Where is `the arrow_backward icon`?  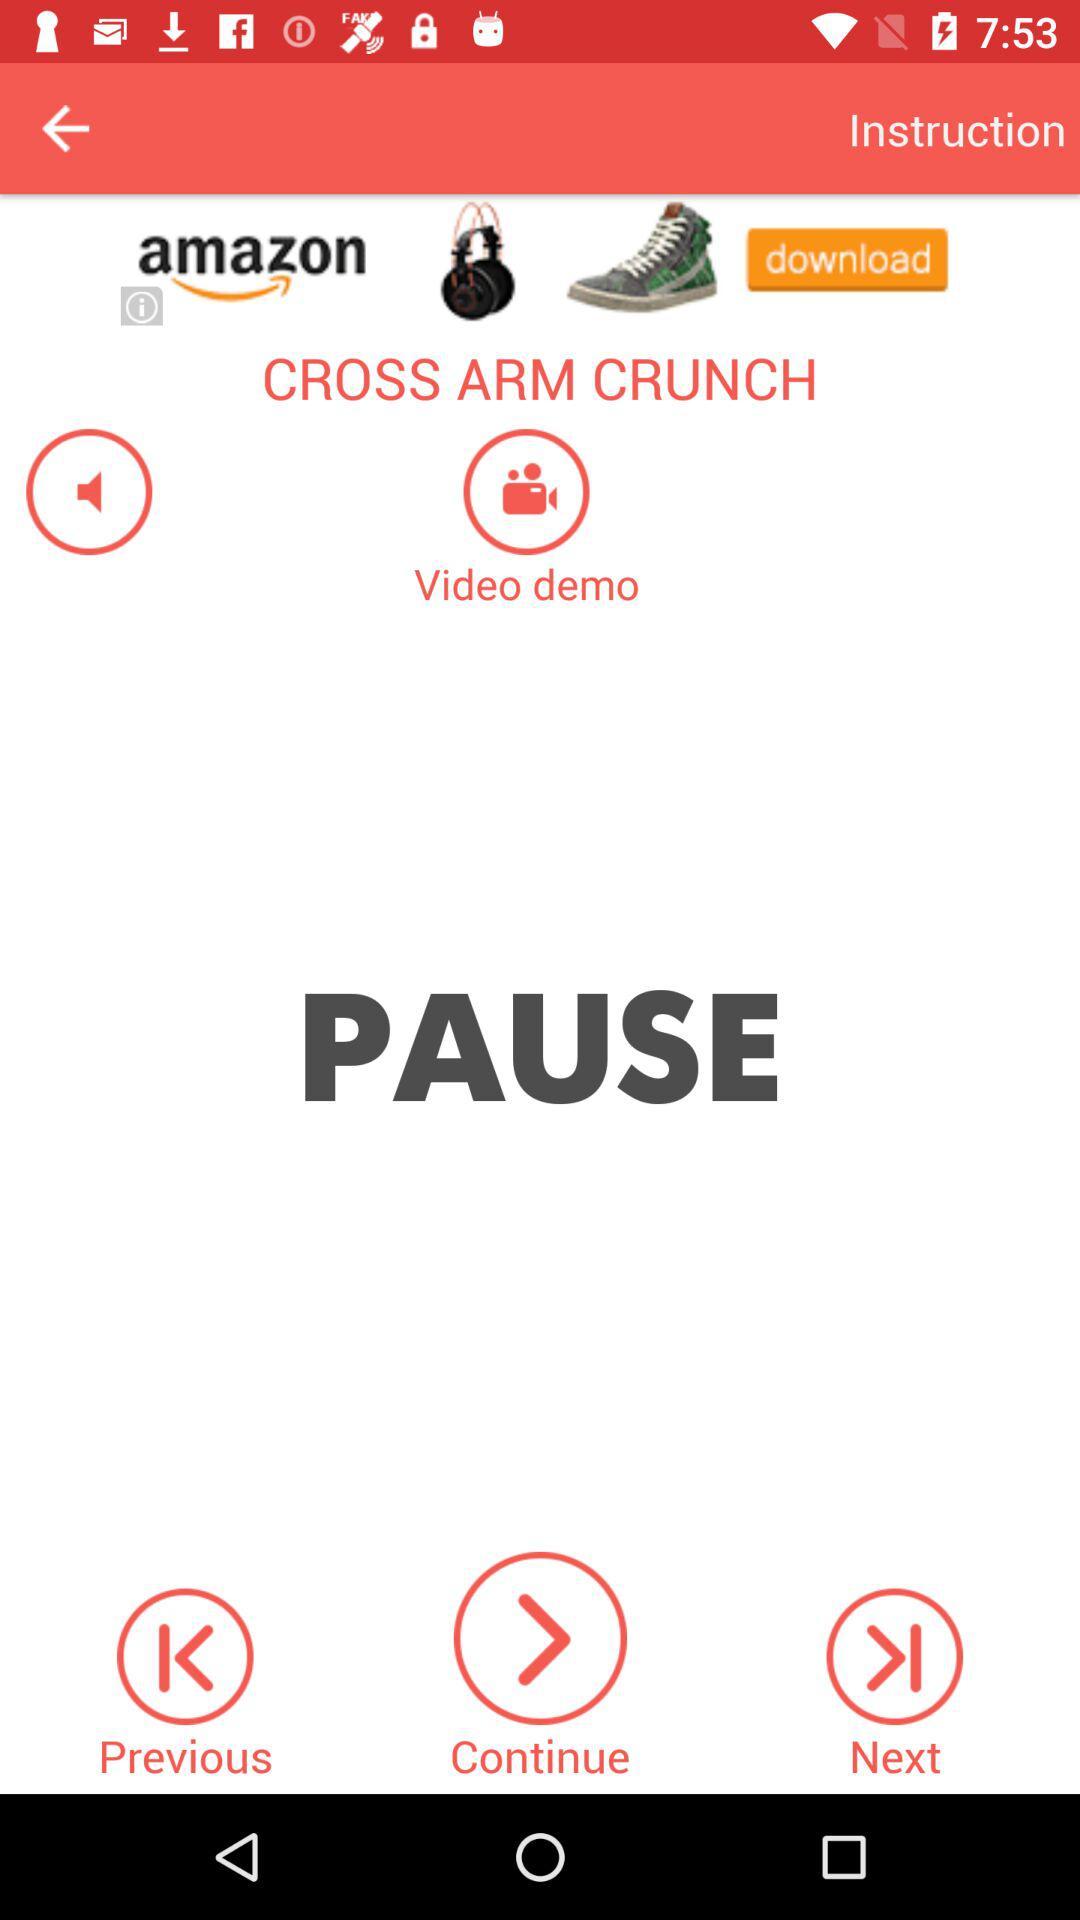
the arrow_backward icon is located at coordinates (64, 127).